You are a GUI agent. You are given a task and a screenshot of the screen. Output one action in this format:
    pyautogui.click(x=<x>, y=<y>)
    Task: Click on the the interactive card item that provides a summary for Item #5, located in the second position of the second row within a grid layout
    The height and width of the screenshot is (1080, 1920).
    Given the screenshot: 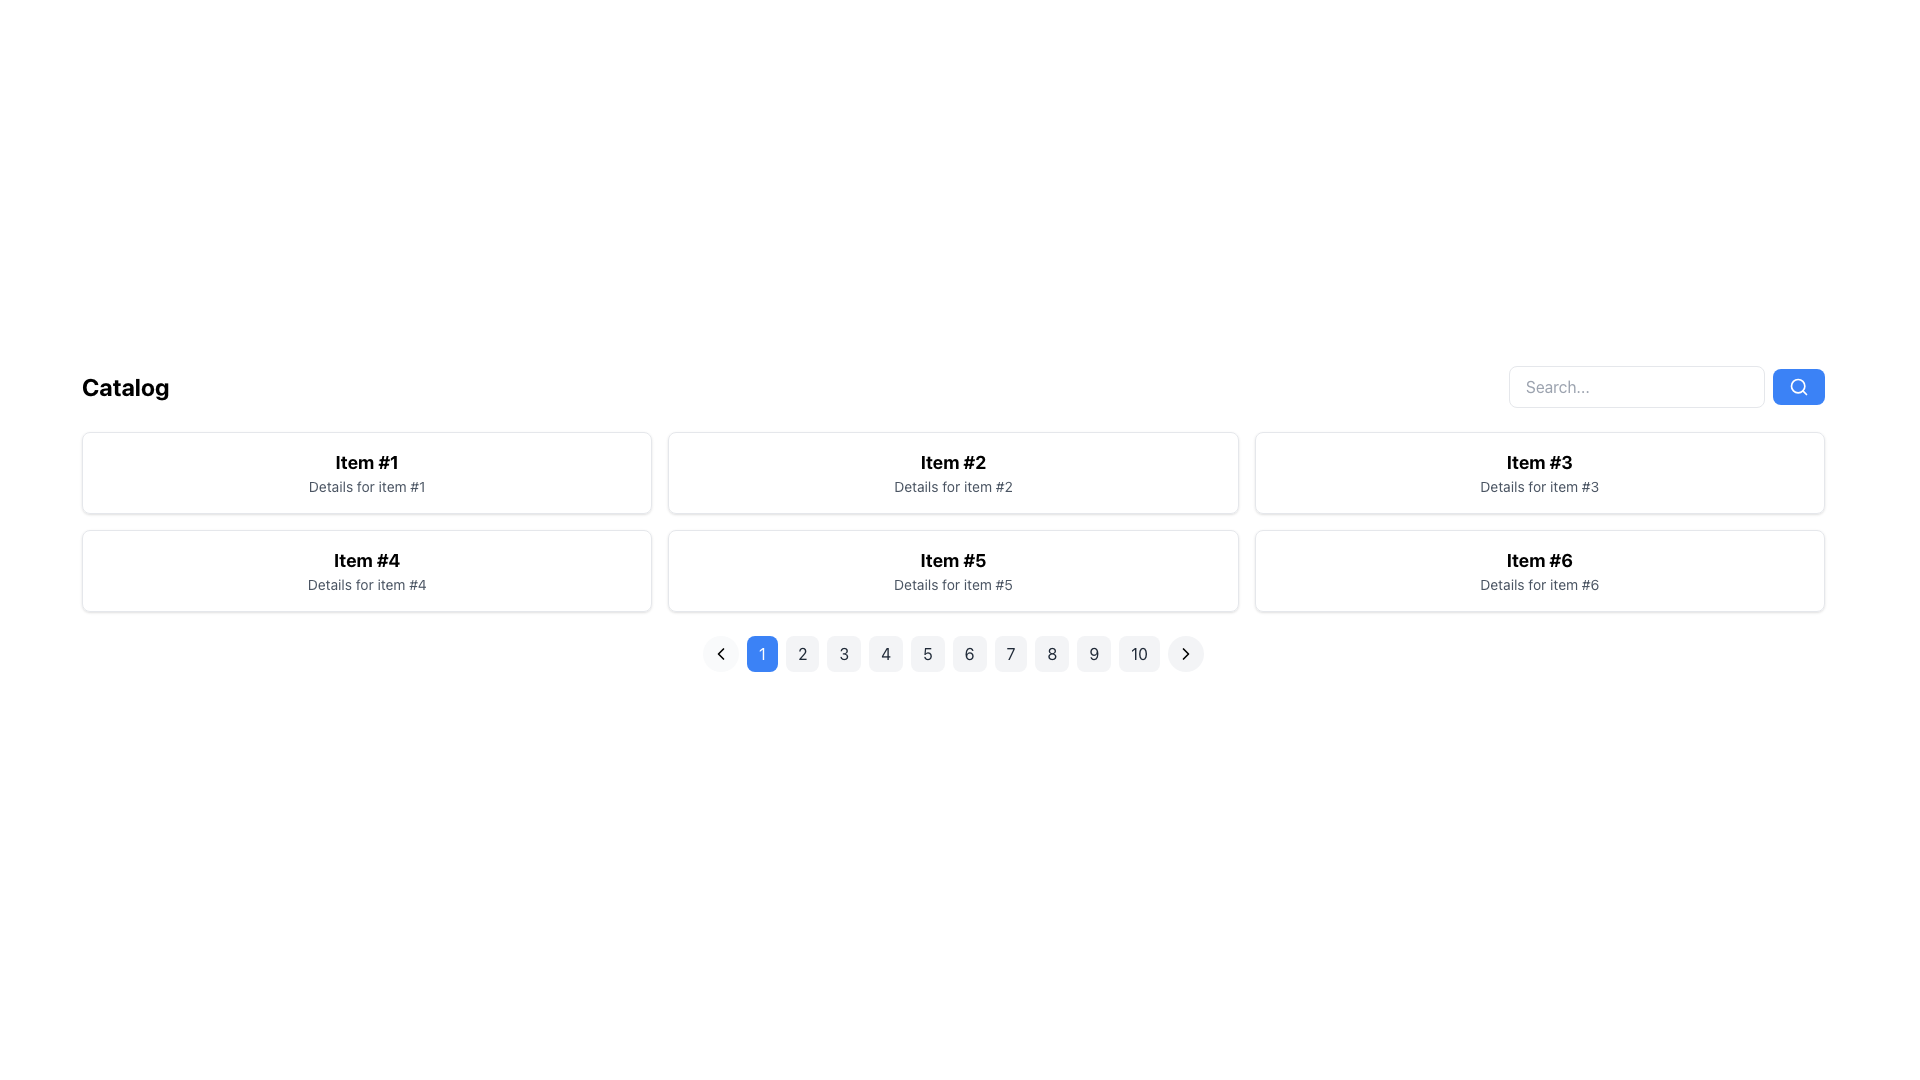 What is the action you would take?
    pyautogui.click(x=952, y=570)
    